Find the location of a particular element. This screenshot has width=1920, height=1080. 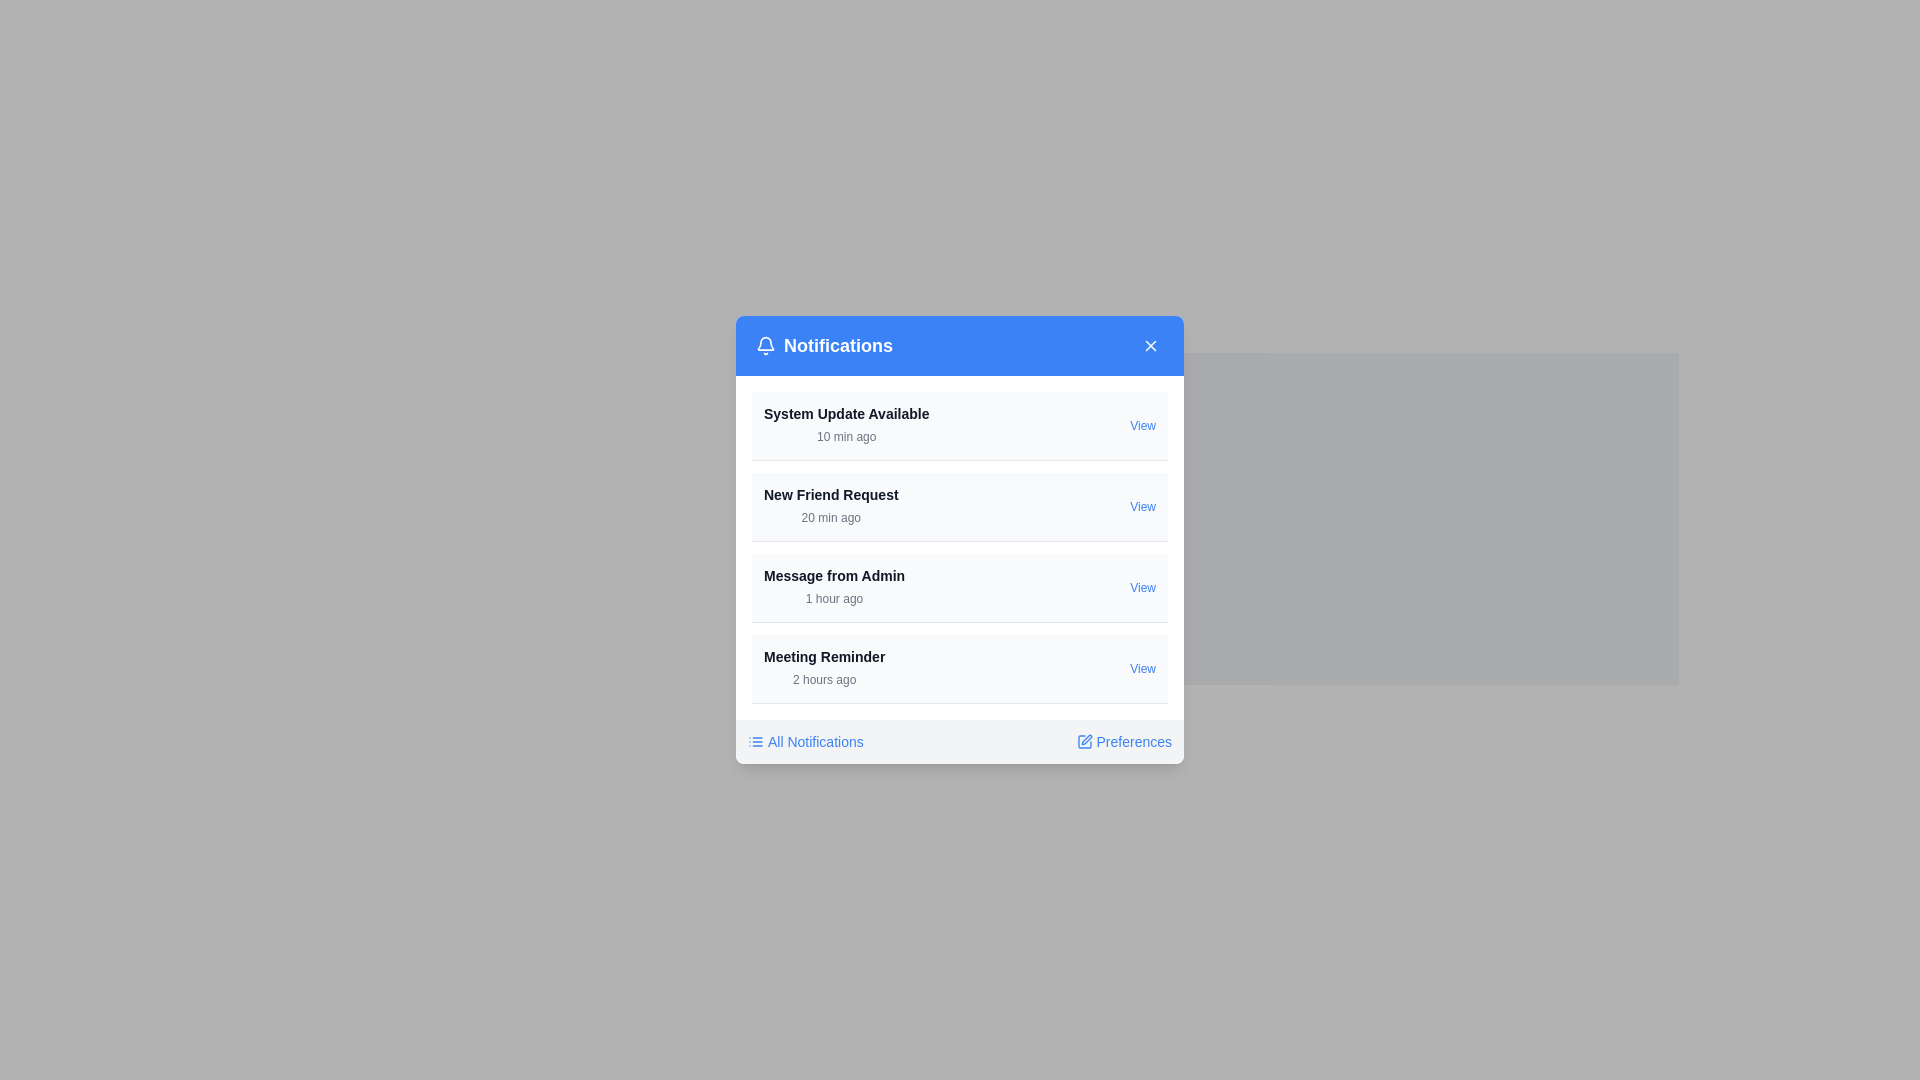

text 'Notifications' from the Label with icon element located in the blue header bar of the notification modal is located at coordinates (824, 345).